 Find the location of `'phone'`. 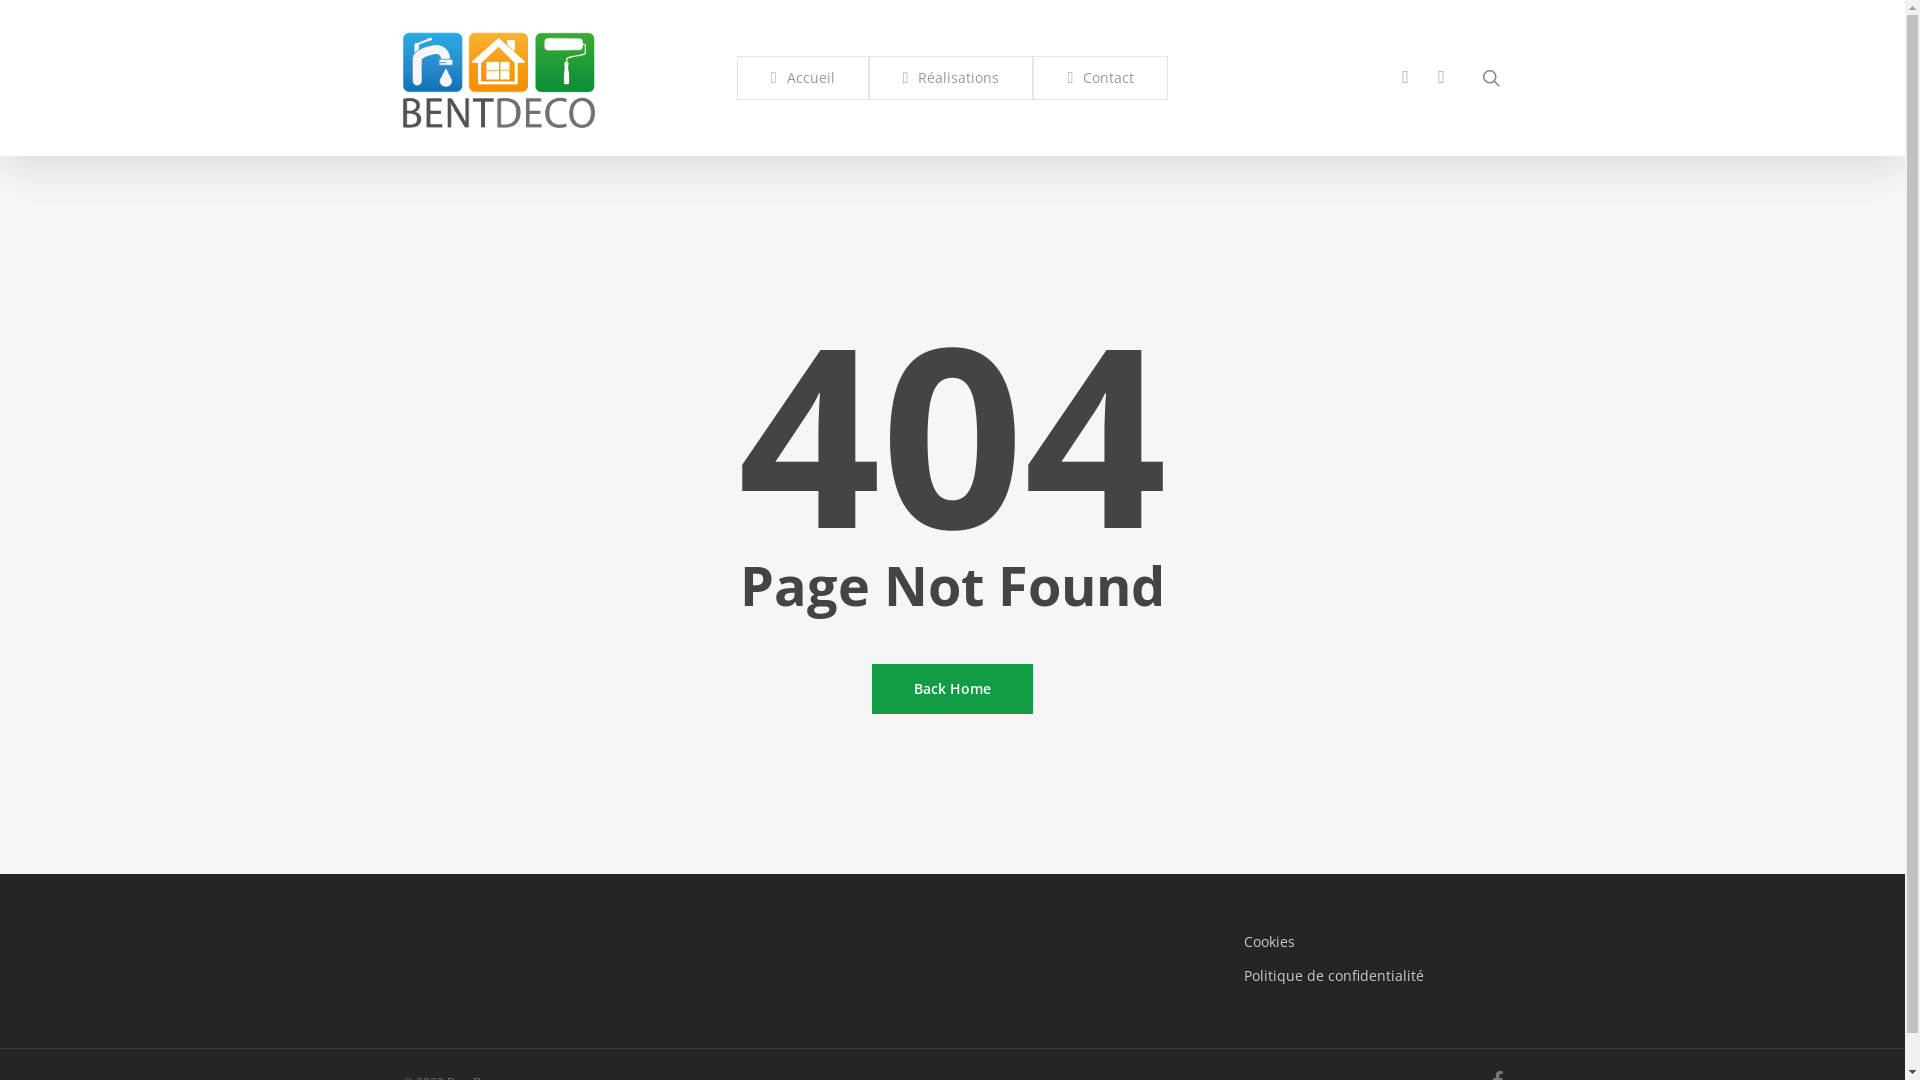

'phone' is located at coordinates (1405, 76).